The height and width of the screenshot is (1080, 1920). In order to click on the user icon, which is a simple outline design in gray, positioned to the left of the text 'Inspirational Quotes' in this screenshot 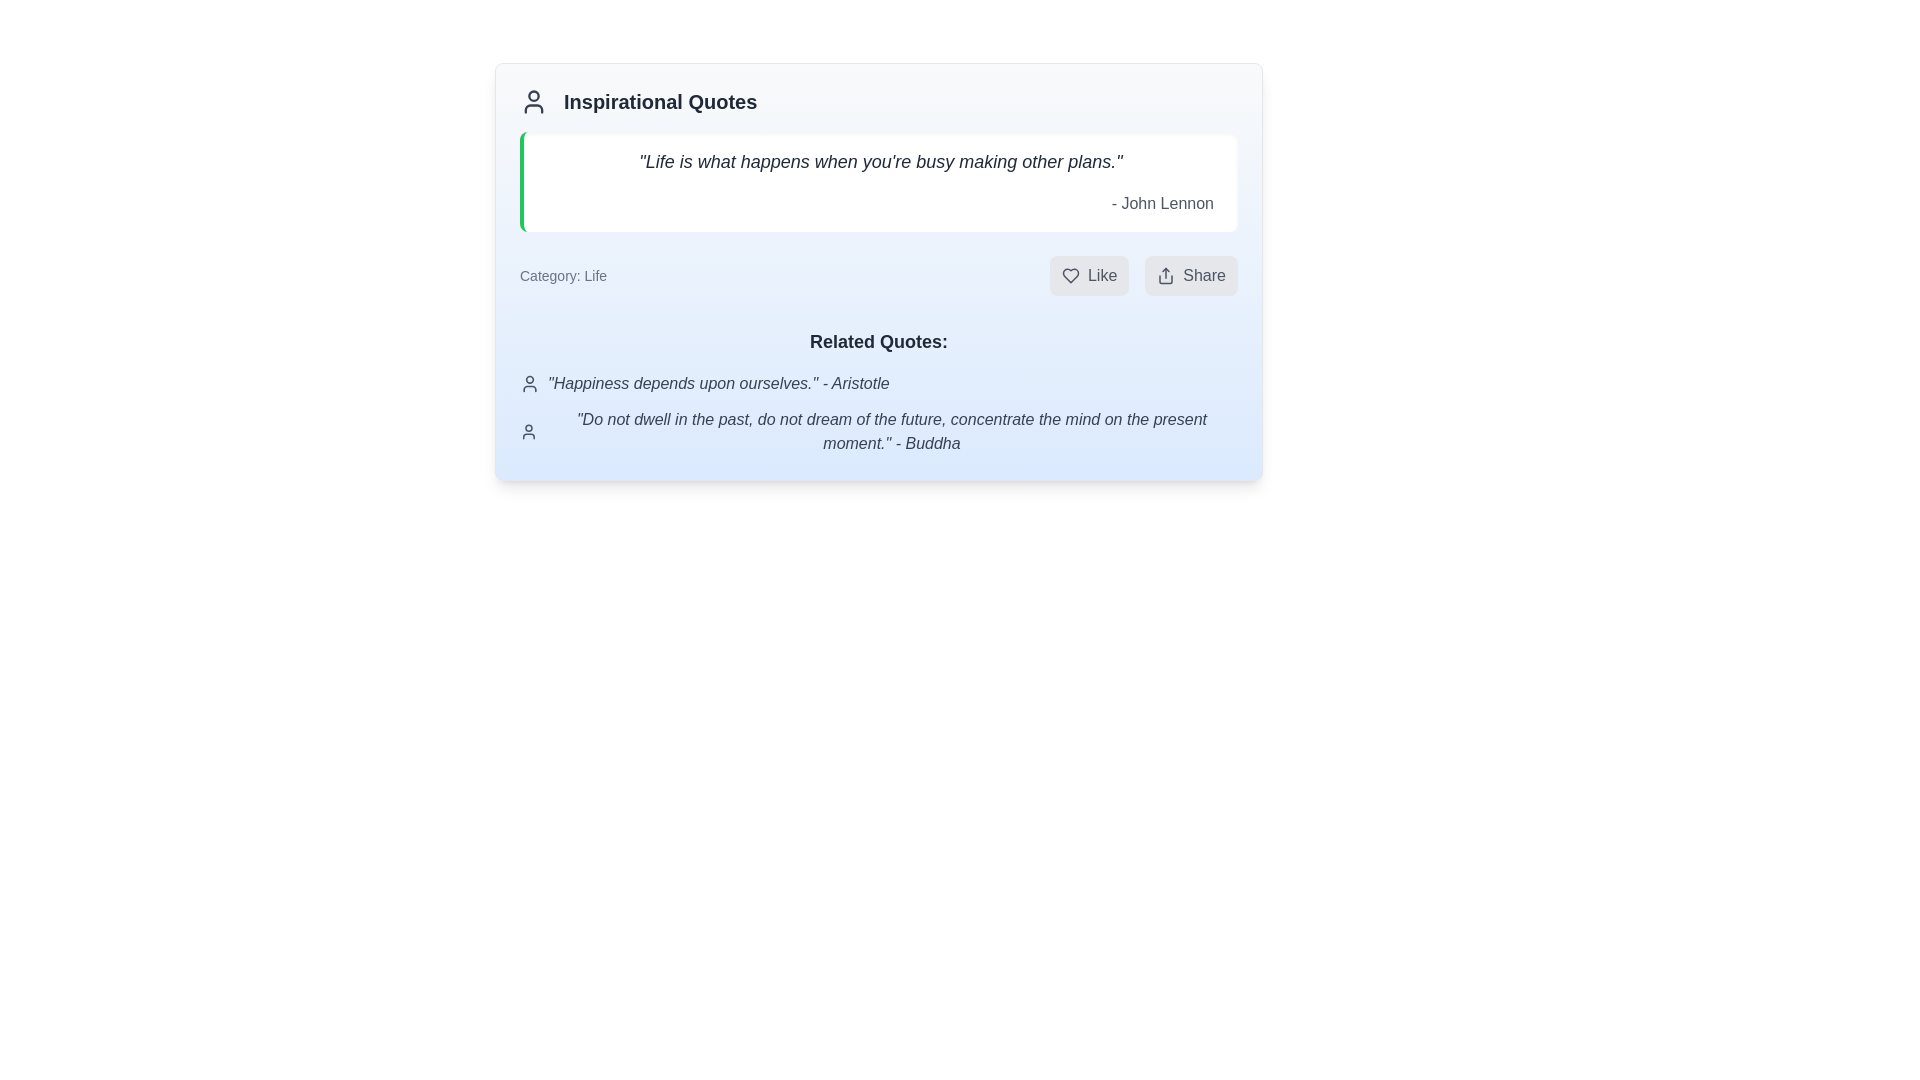, I will do `click(533, 101)`.